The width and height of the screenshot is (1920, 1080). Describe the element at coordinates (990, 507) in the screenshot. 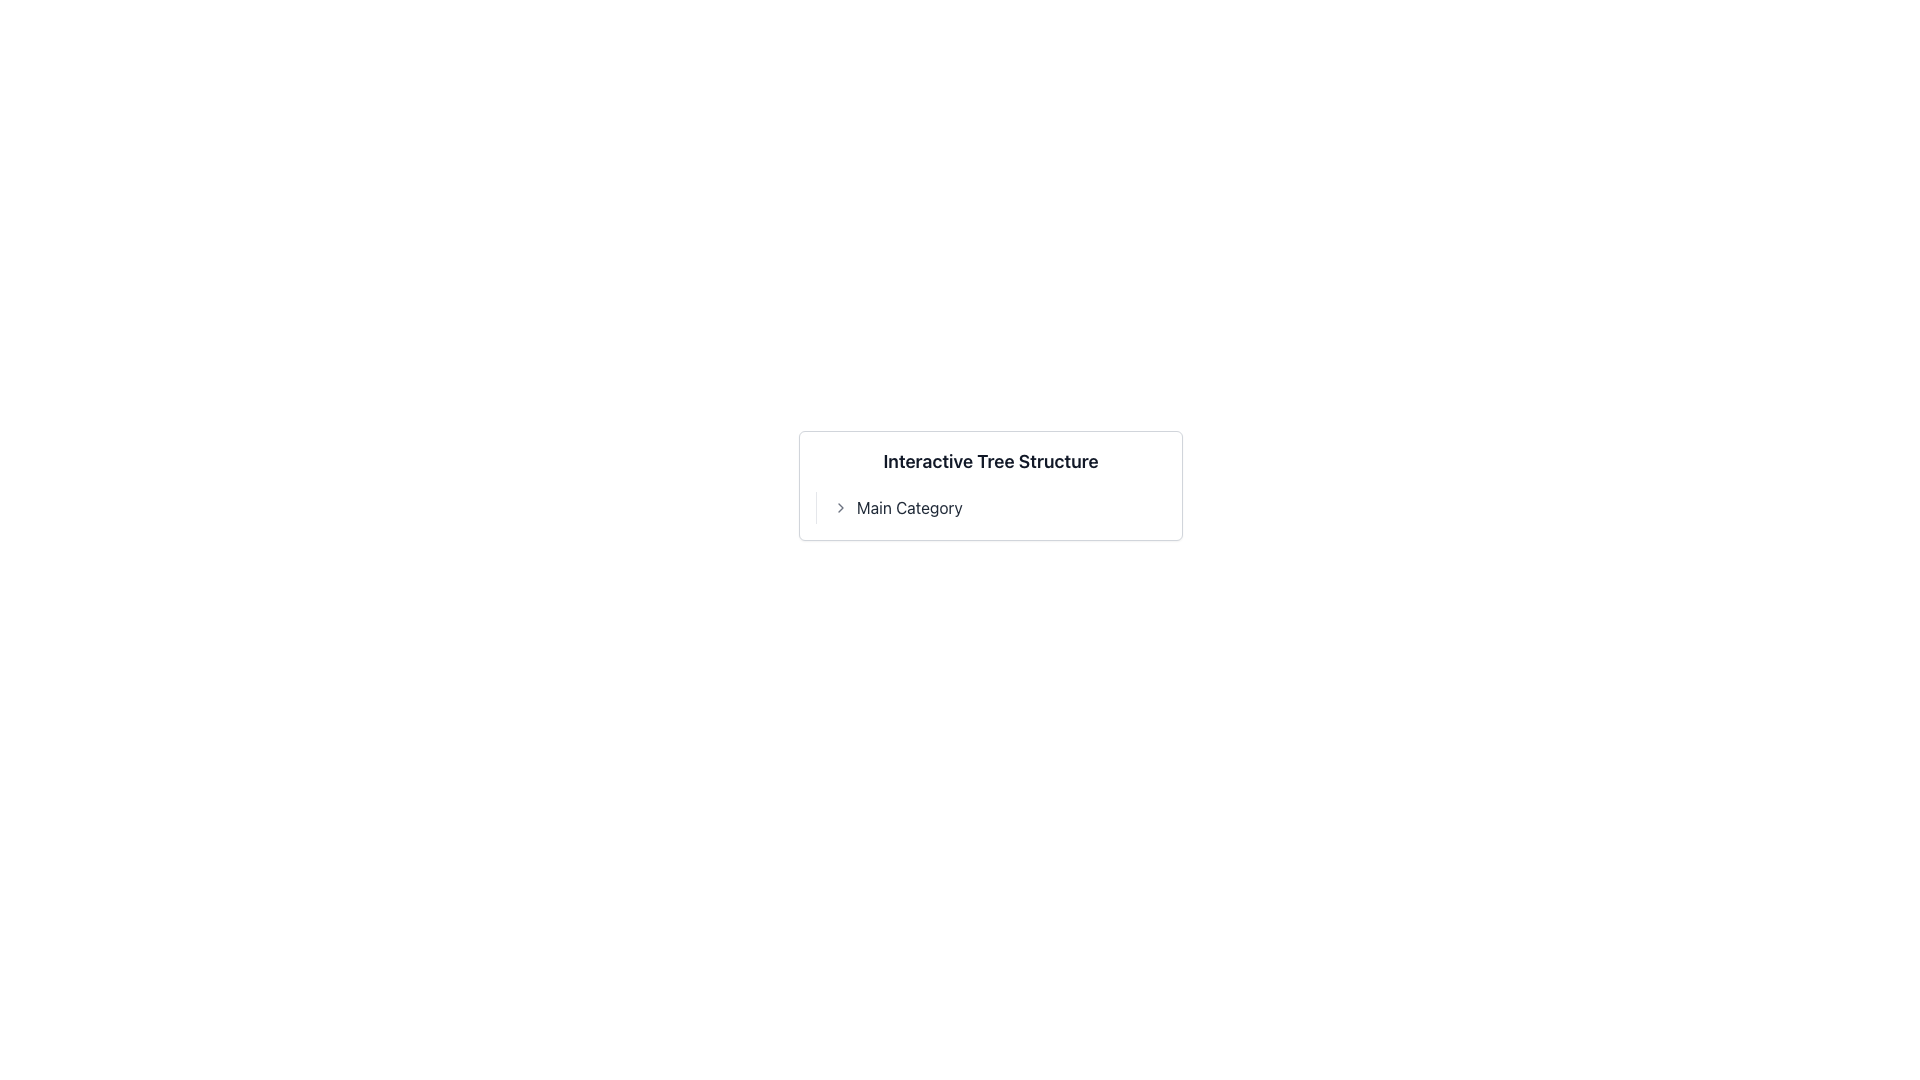

I see `the 'Main Category' menu item` at that location.